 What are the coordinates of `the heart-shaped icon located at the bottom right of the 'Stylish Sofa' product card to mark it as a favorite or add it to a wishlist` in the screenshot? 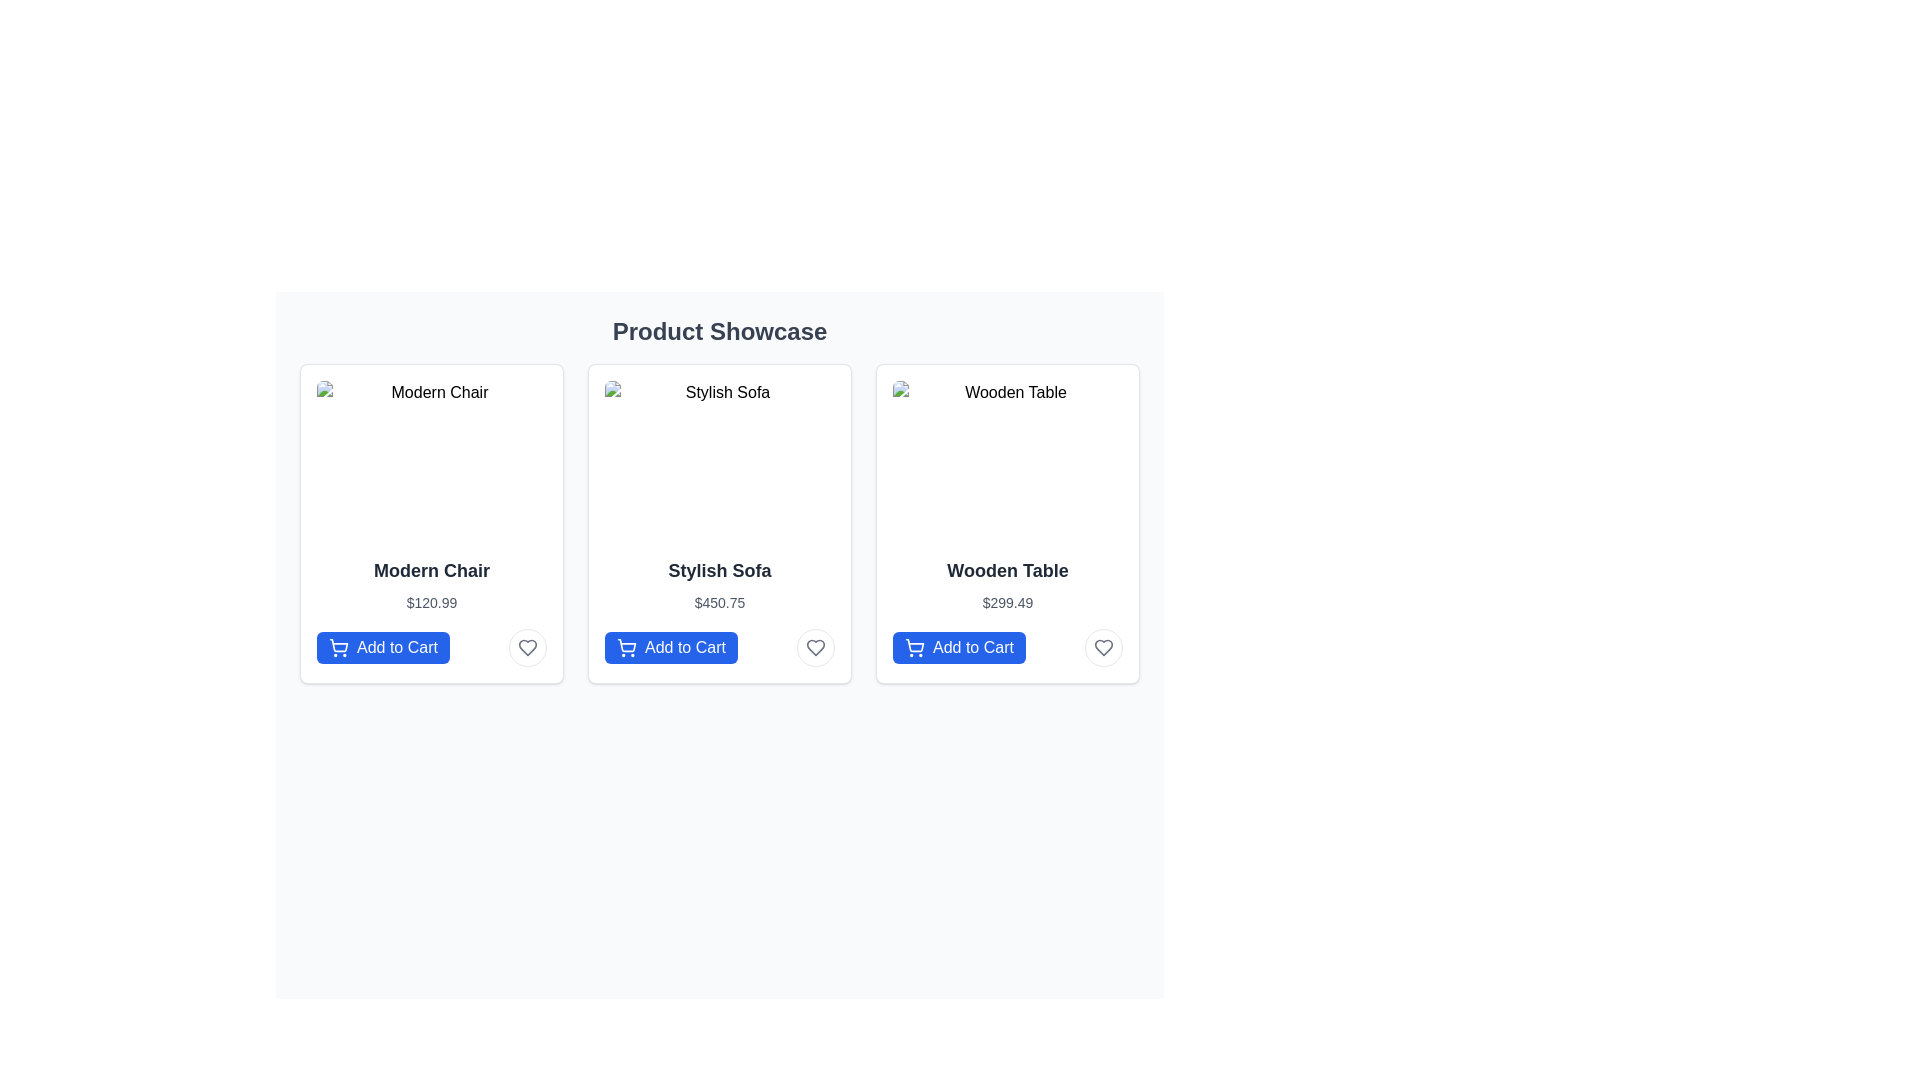 It's located at (816, 648).